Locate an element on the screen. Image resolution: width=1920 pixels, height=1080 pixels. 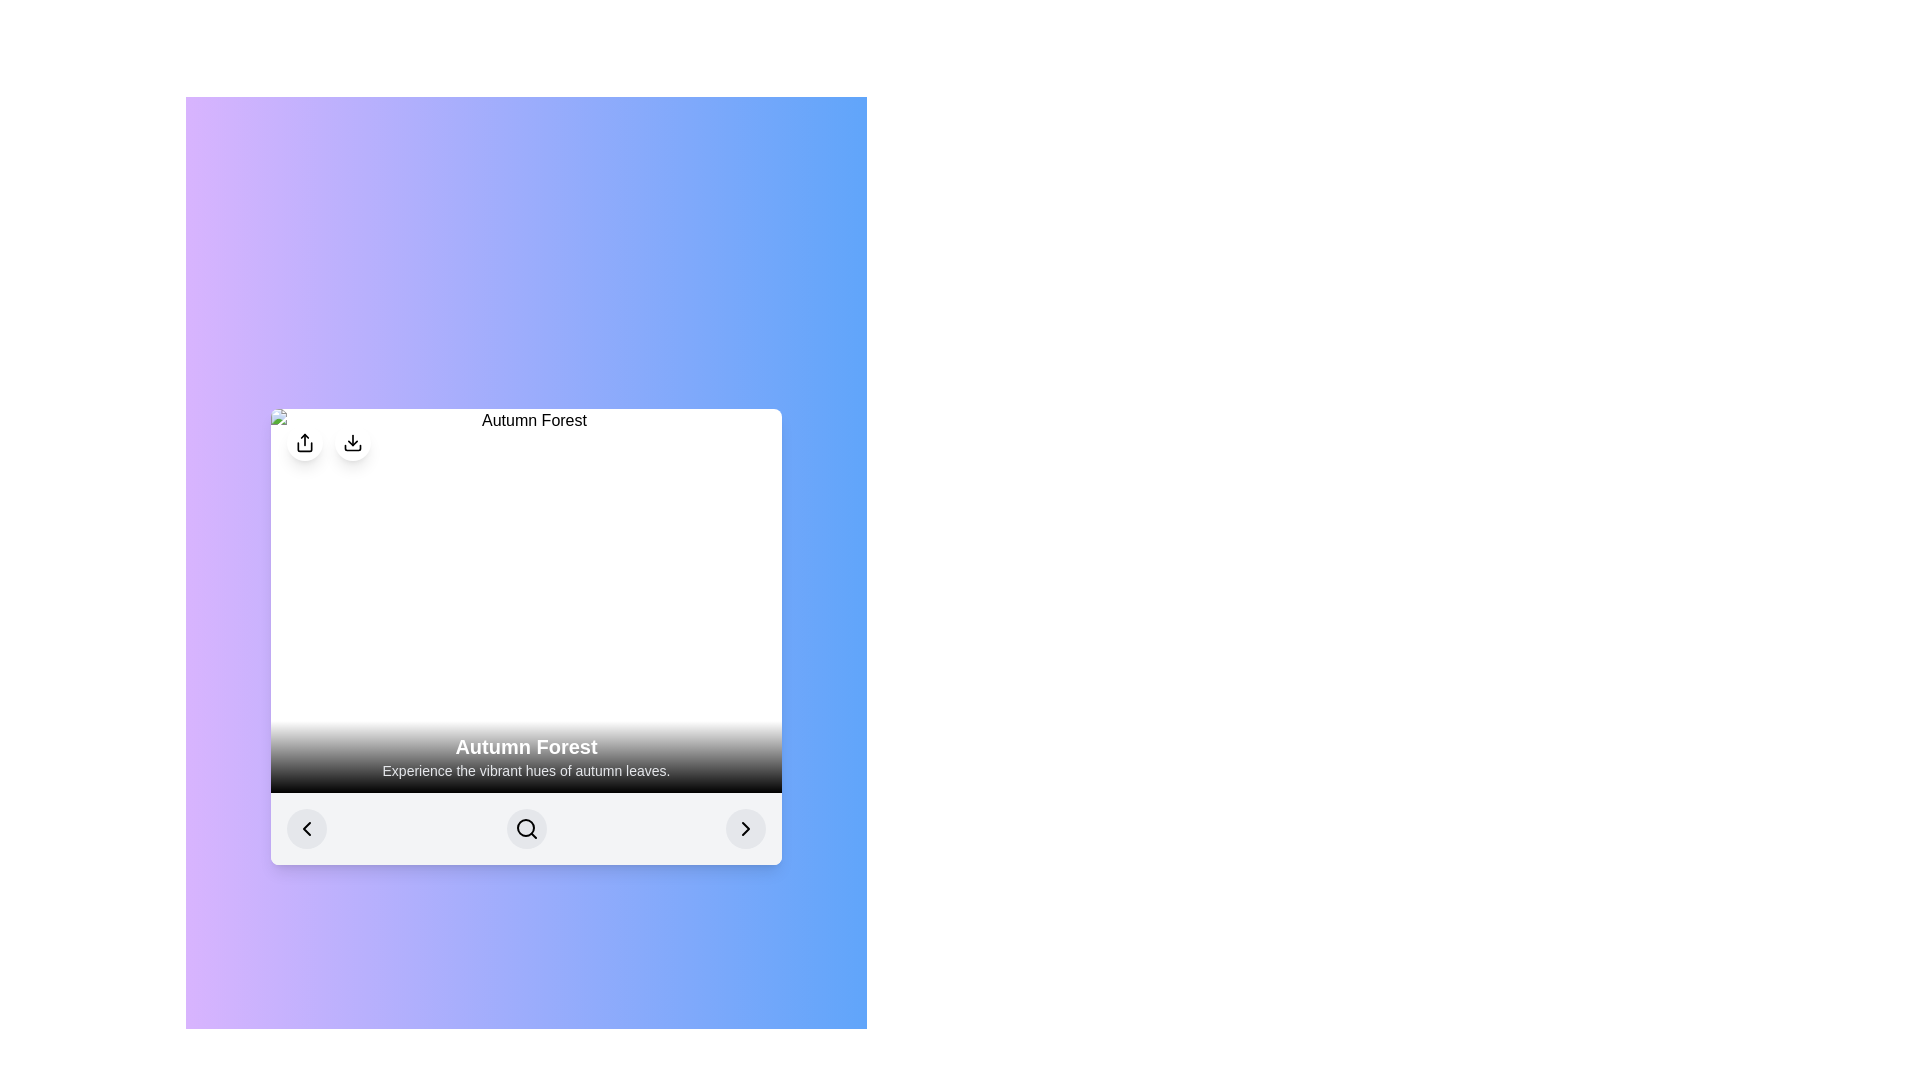
the SVG circle graphic component that forms the body of the search icon located at the bottom middle of the interface, below the 'Autumn Forest' text is located at coordinates (525, 828).